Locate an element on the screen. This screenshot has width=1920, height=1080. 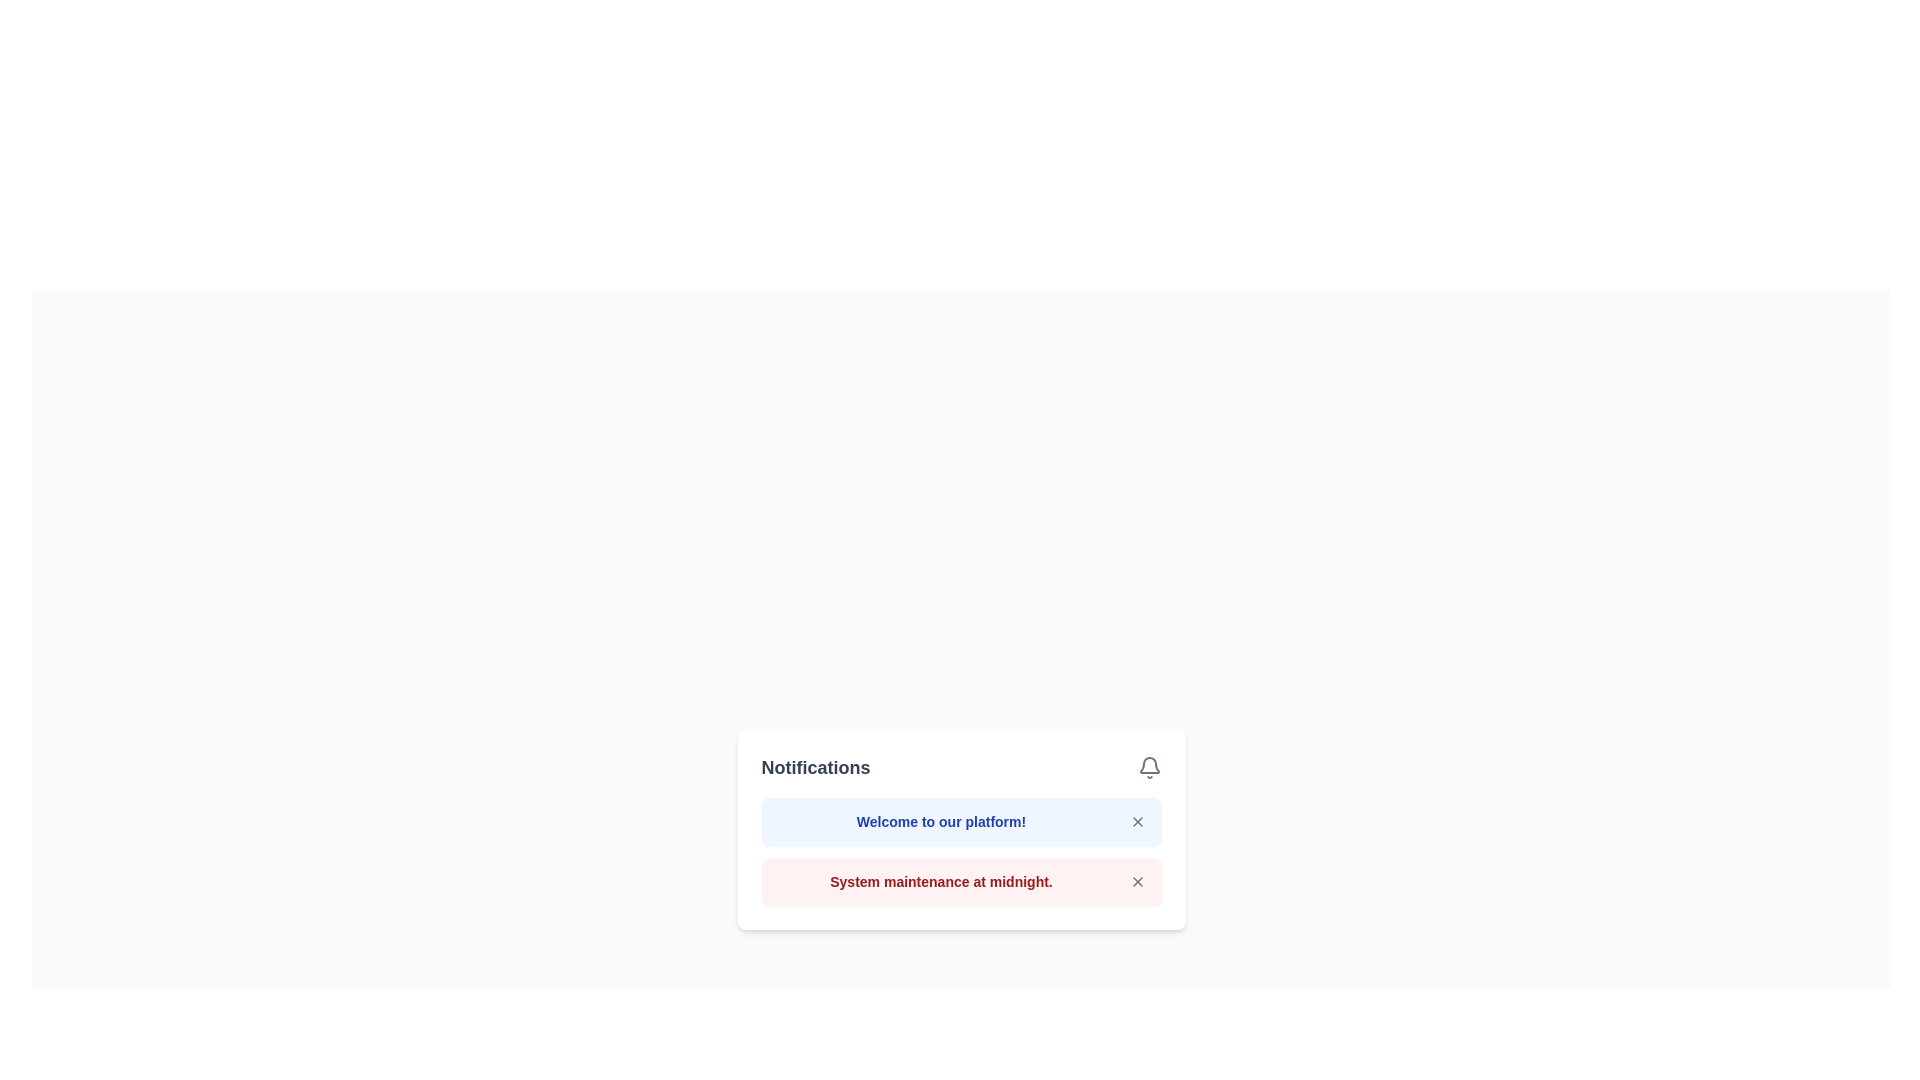
the close button located at the lower right corner of the second notification card, which dismisses the notification message 'System maintenance at midnight.' is located at coordinates (1137, 881).